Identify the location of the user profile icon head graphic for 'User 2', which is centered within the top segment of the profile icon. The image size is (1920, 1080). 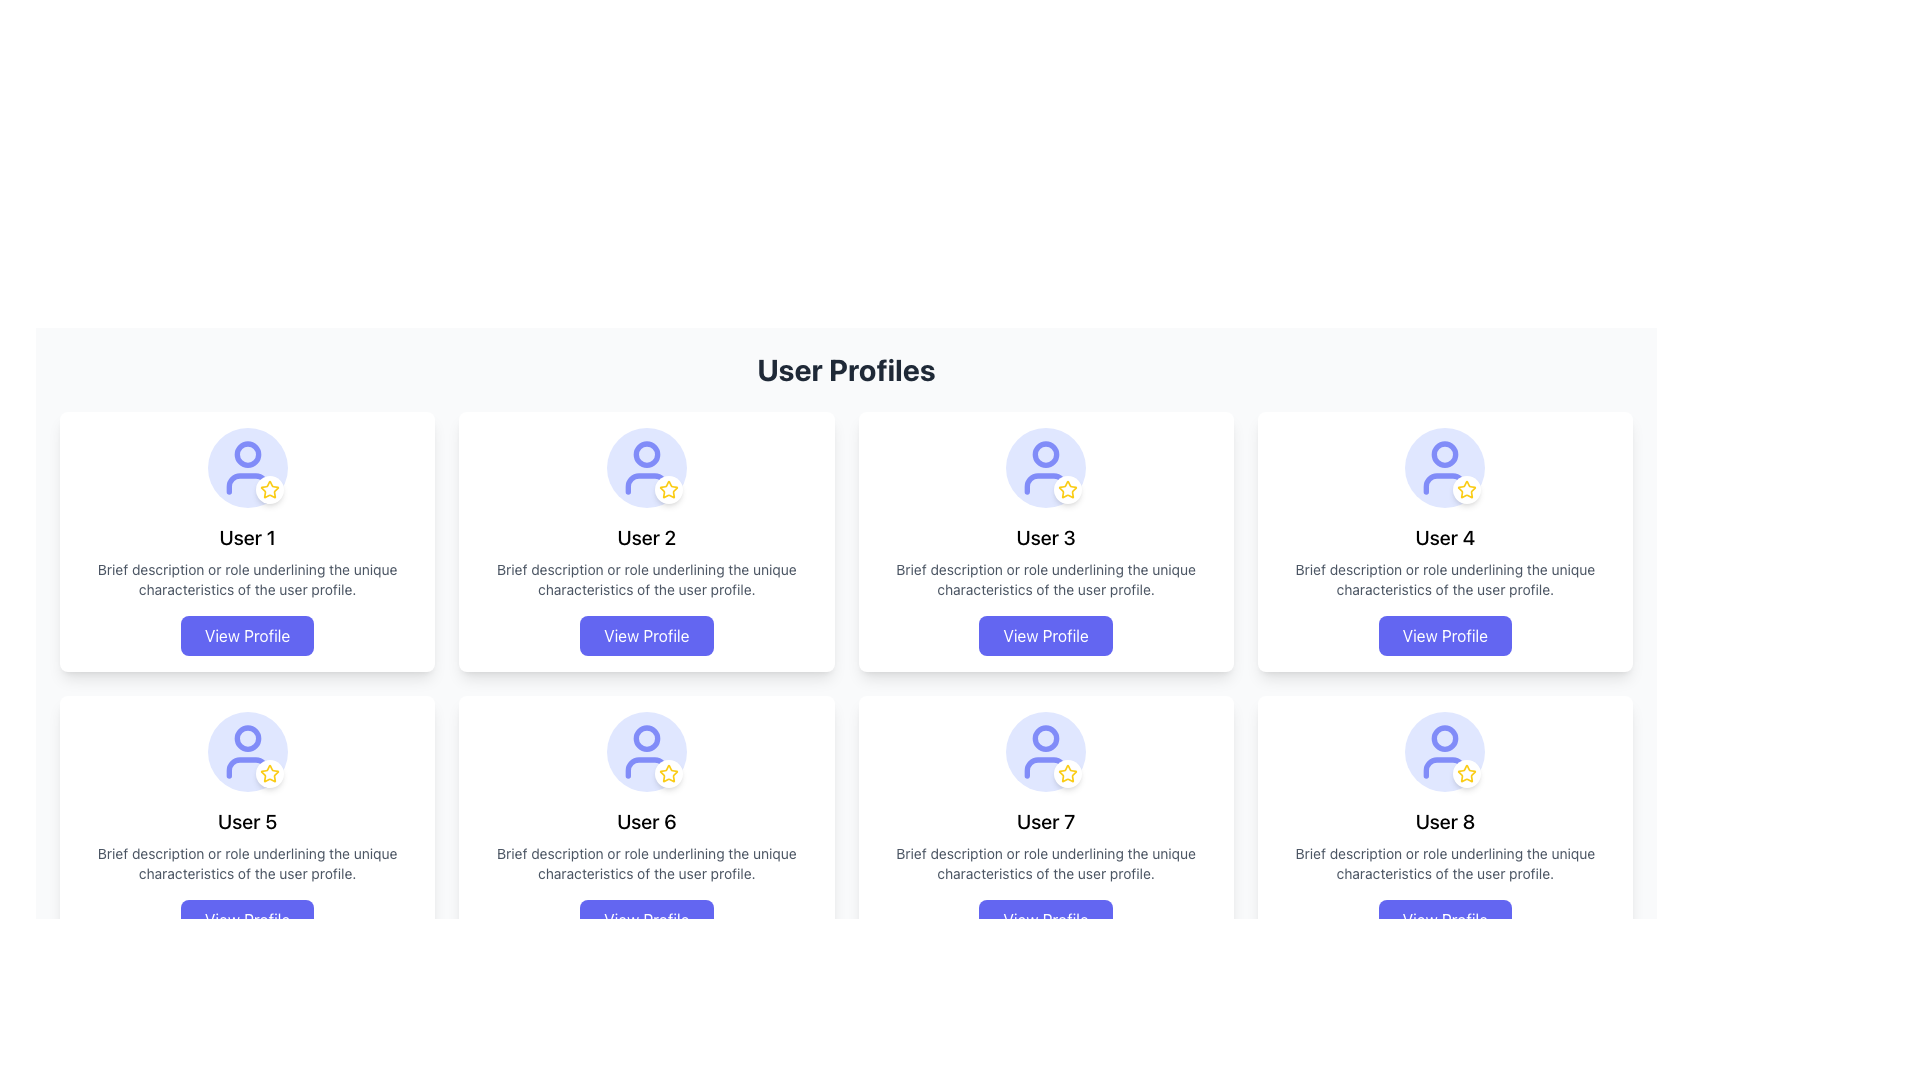
(646, 454).